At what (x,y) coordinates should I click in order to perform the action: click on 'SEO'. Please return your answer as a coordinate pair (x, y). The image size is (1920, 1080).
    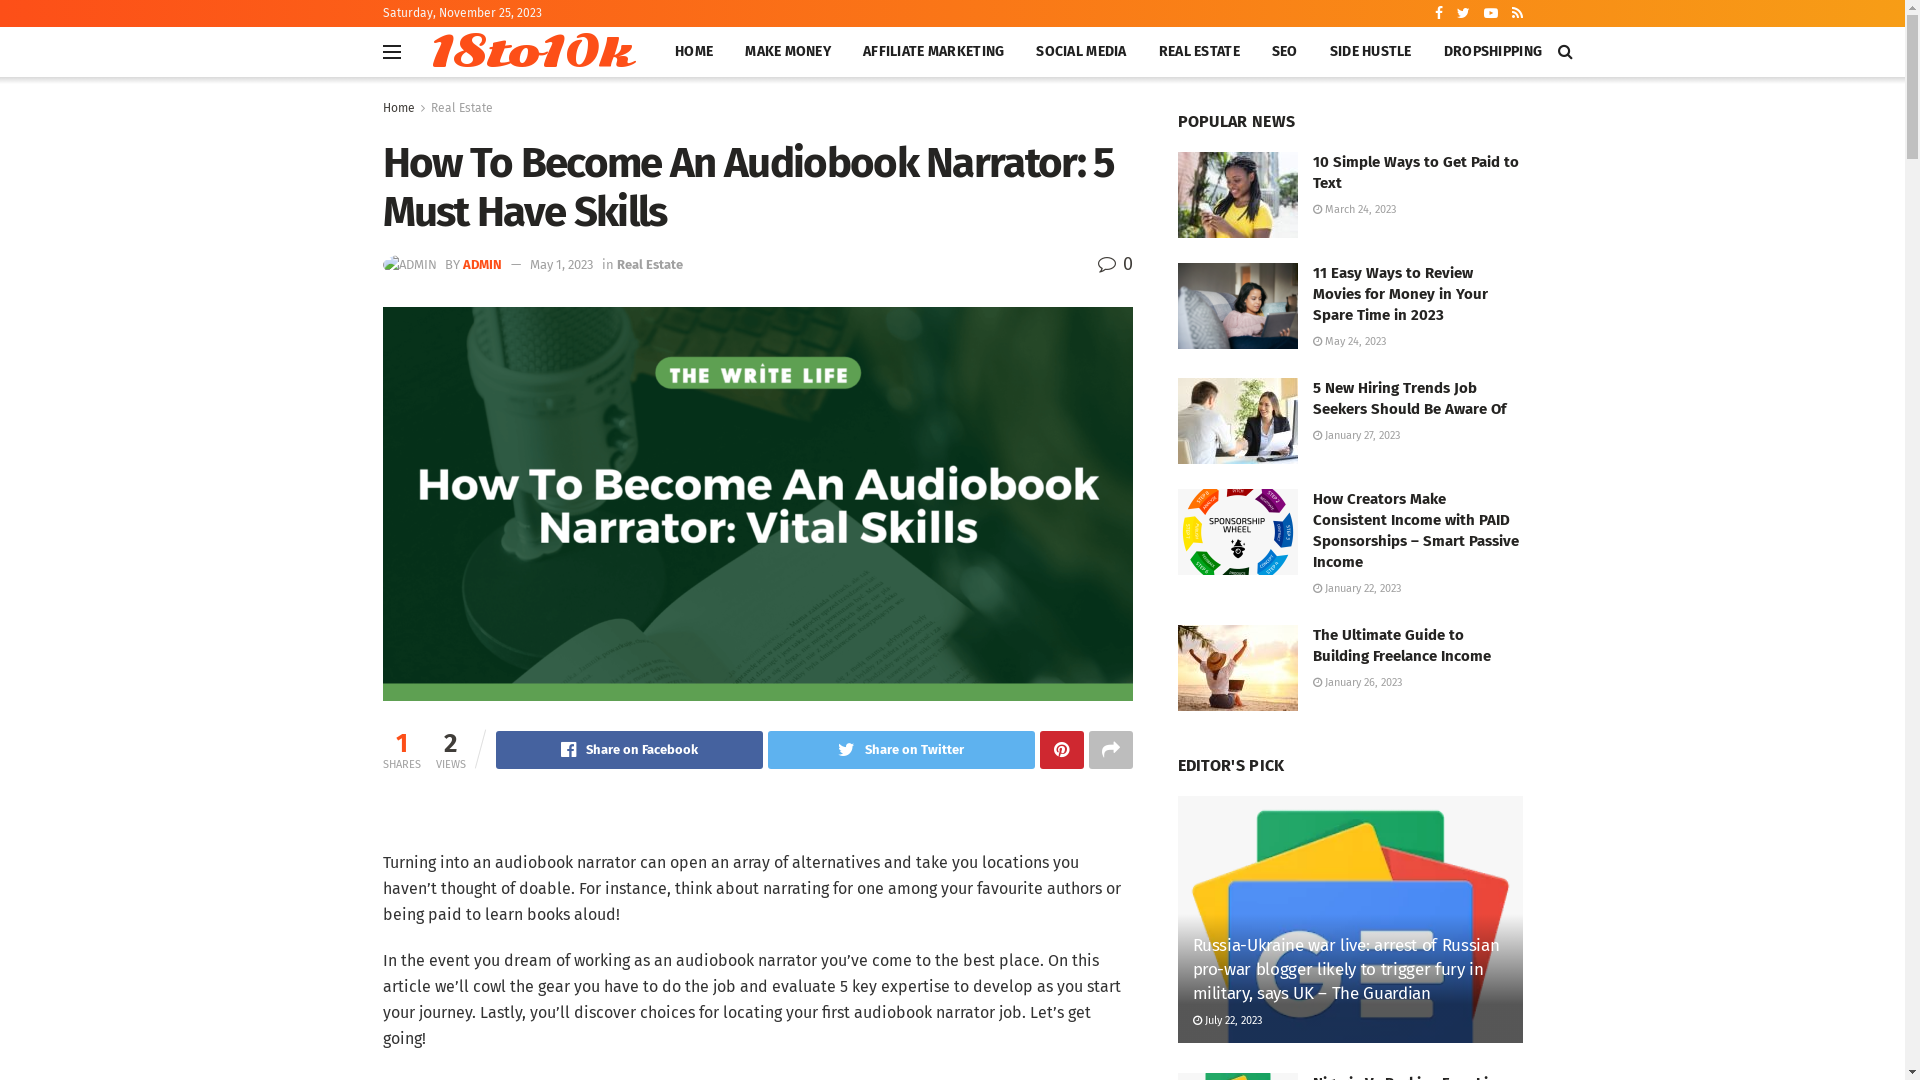
    Looking at the image, I should click on (1285, 50).